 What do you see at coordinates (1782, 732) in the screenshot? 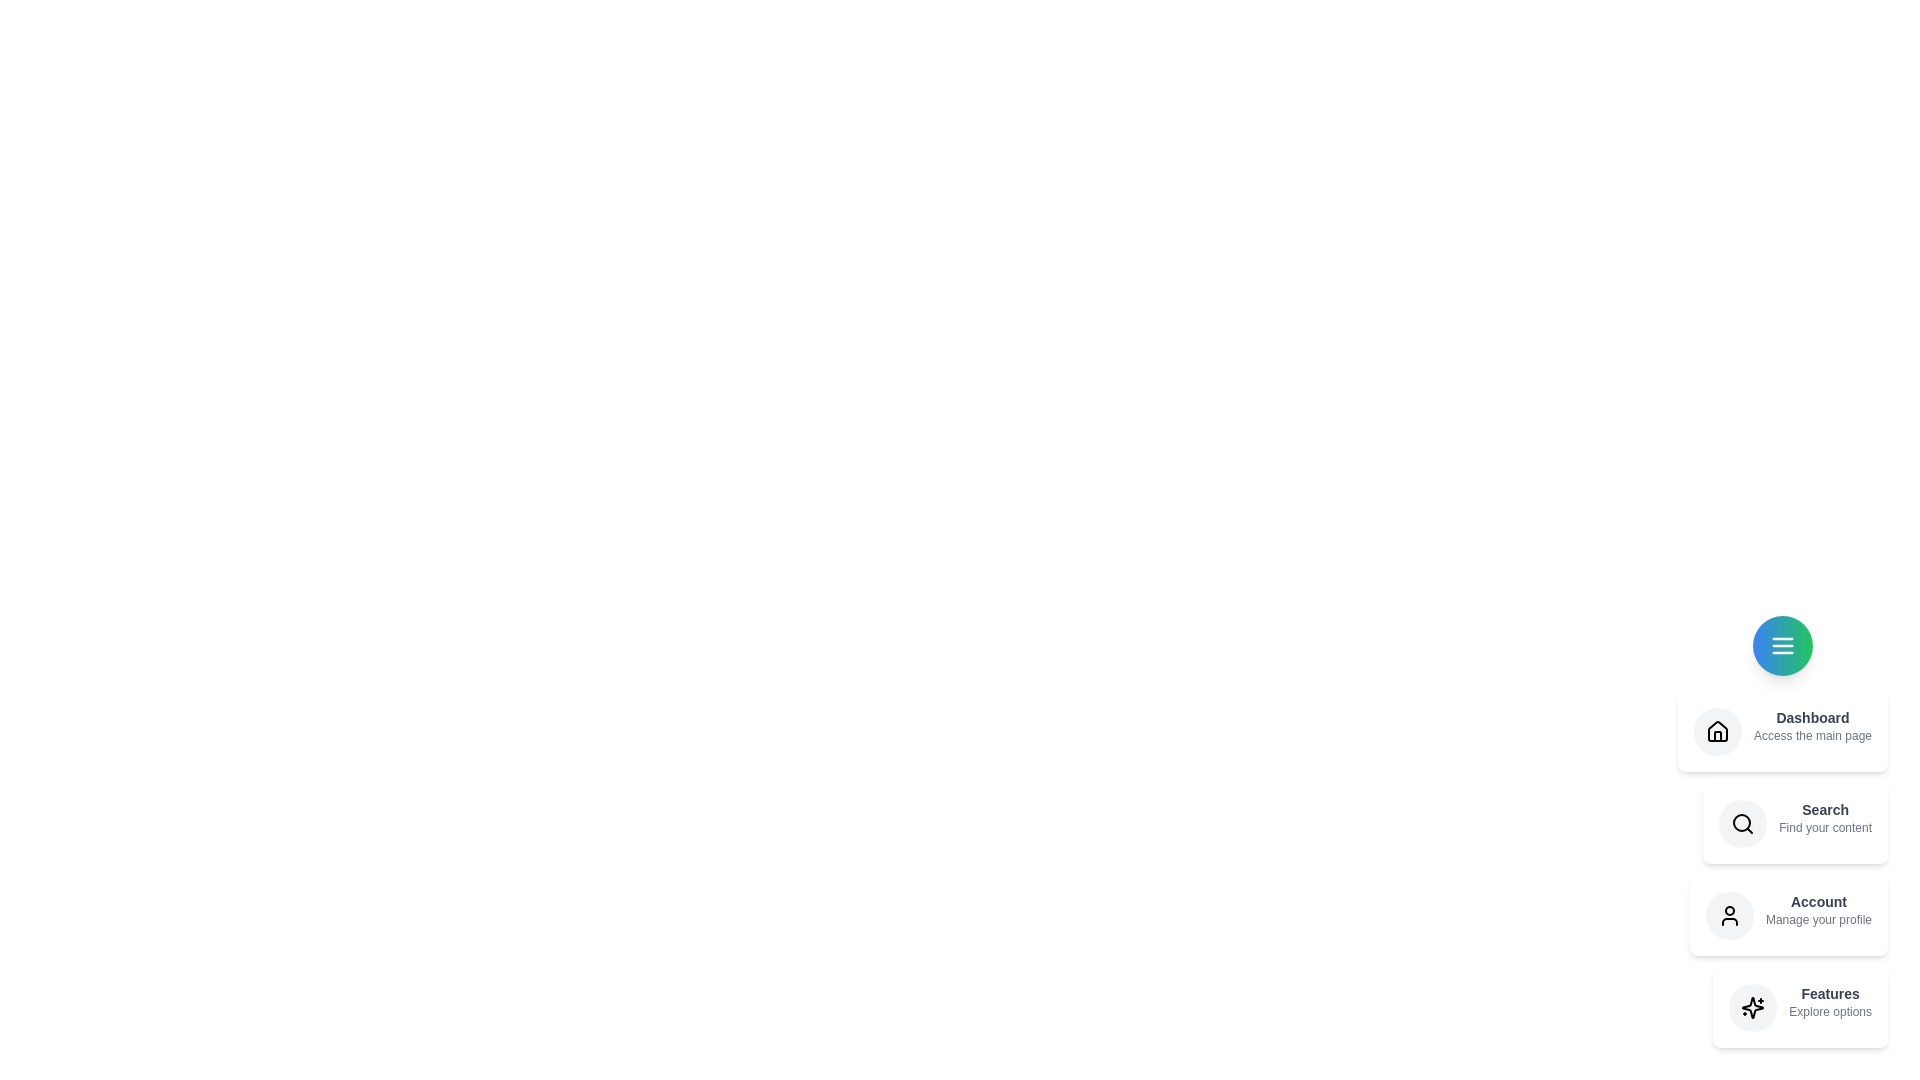
I see `the description of the menu item labeled Dashboard` at bounding box center [1782, 732].